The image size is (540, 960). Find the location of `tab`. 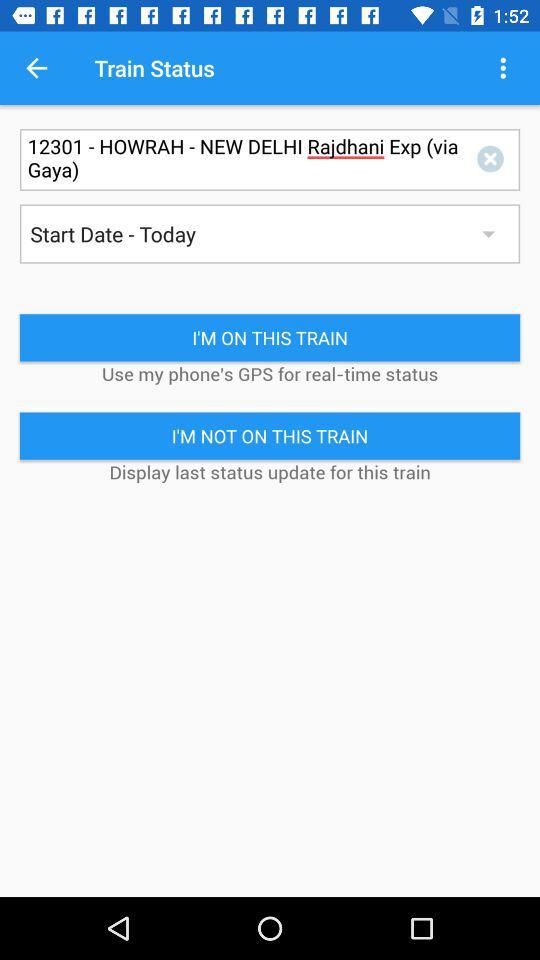

tab is located at coordinates (493, 158).